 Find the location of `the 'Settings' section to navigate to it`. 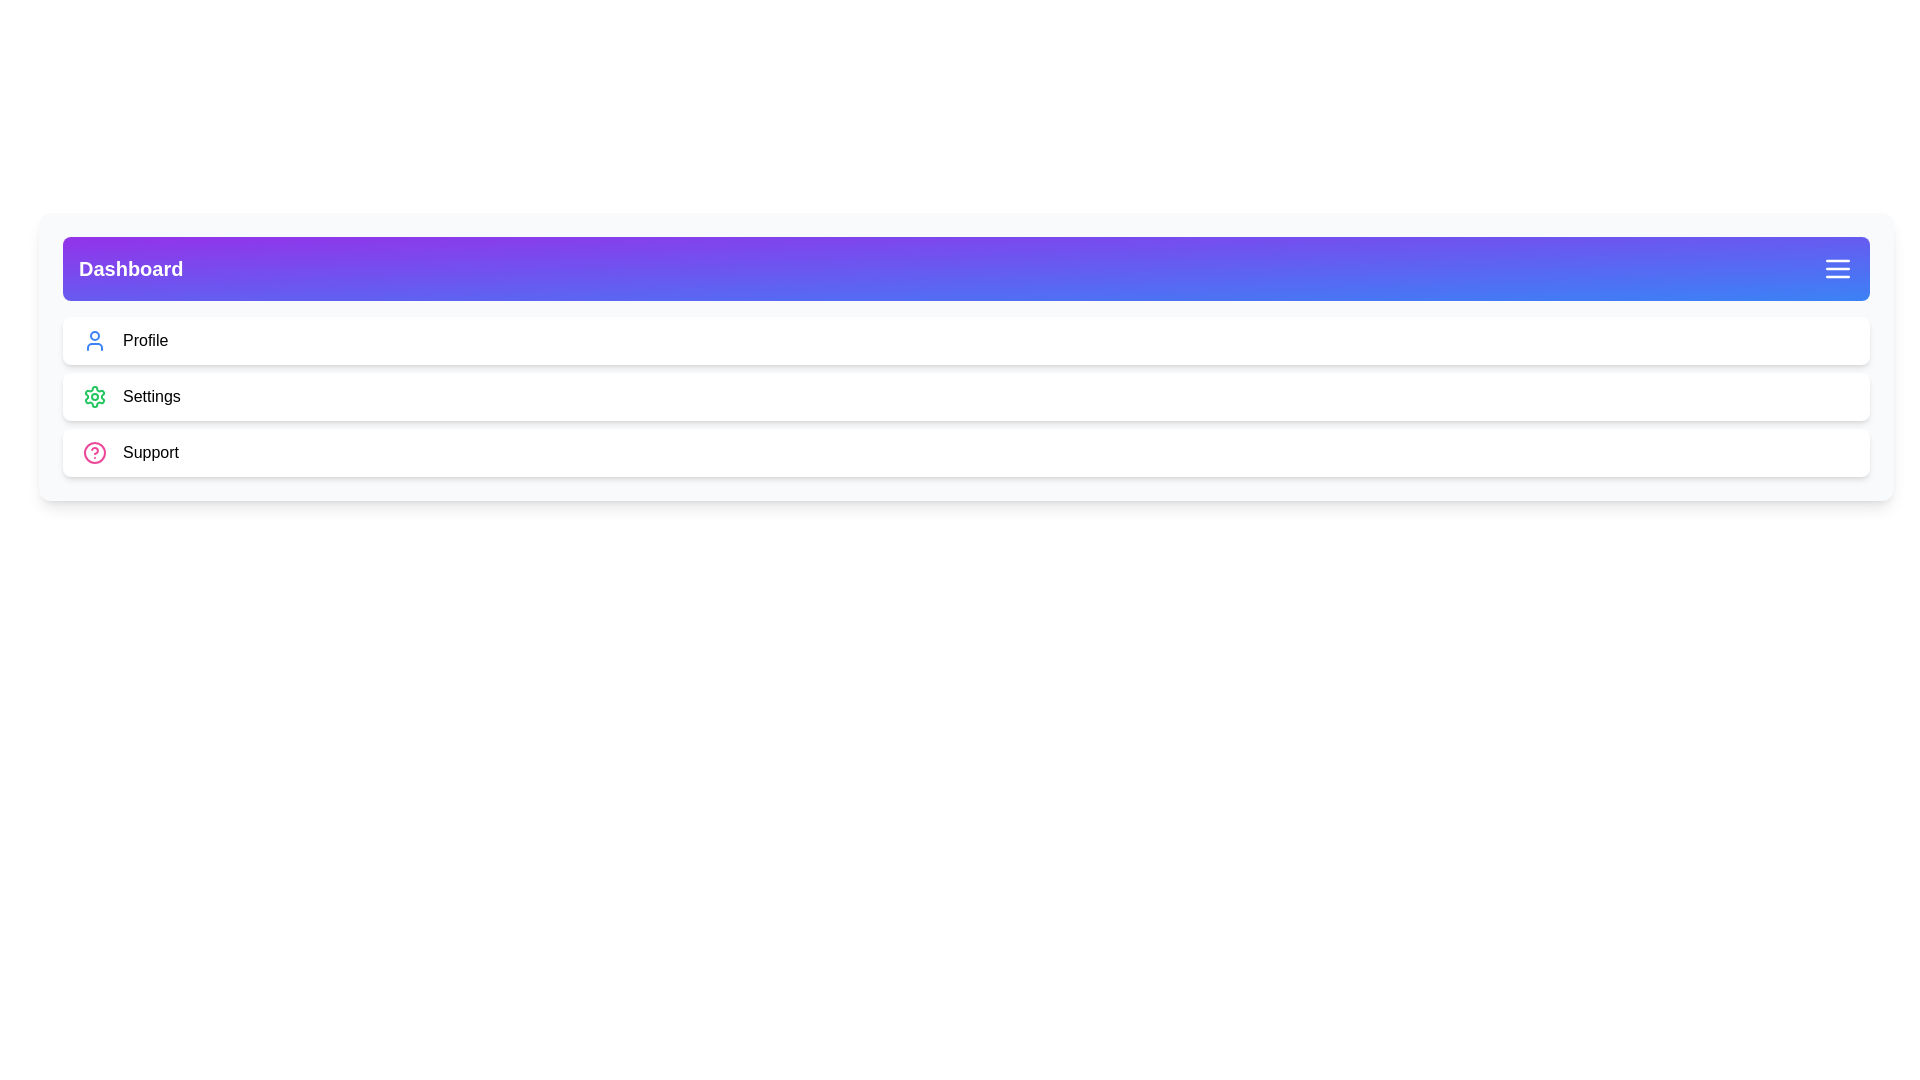

the 'Settings' section to navigate to it is located at coordinates (966, 397).